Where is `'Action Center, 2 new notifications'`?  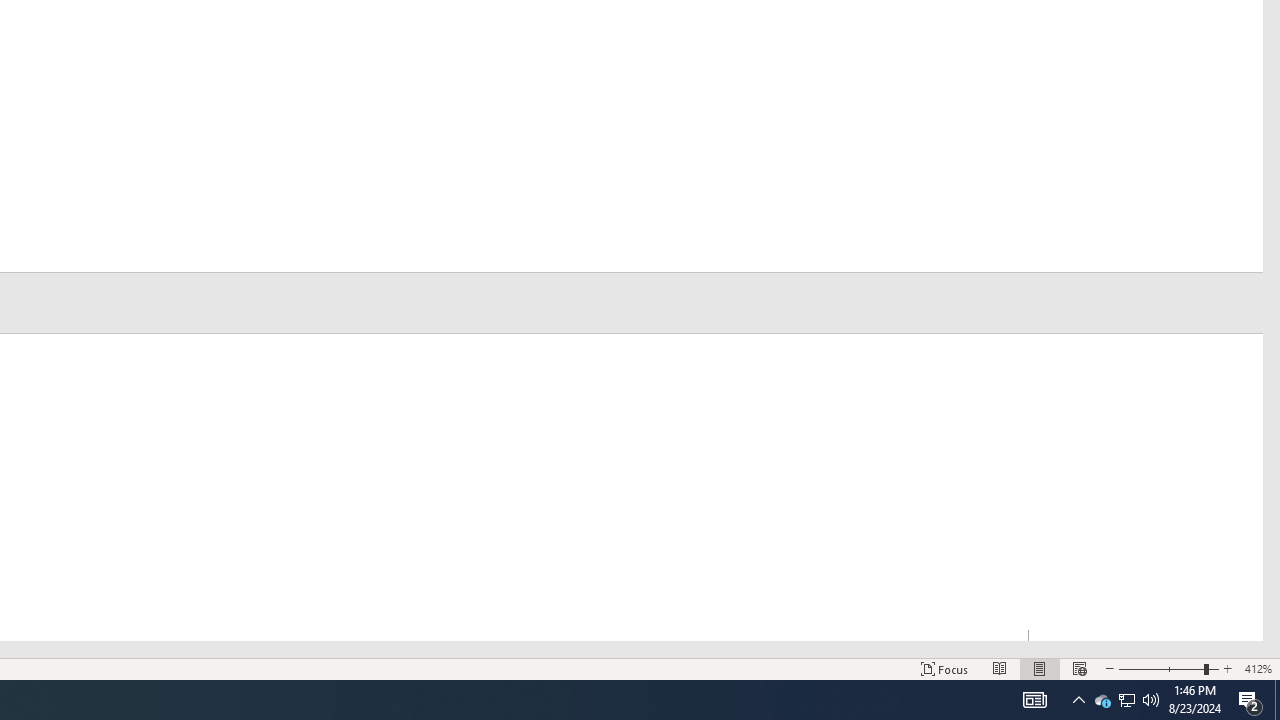
'Action Center, 2 new notifications' is located at coordinates (1250, 698).